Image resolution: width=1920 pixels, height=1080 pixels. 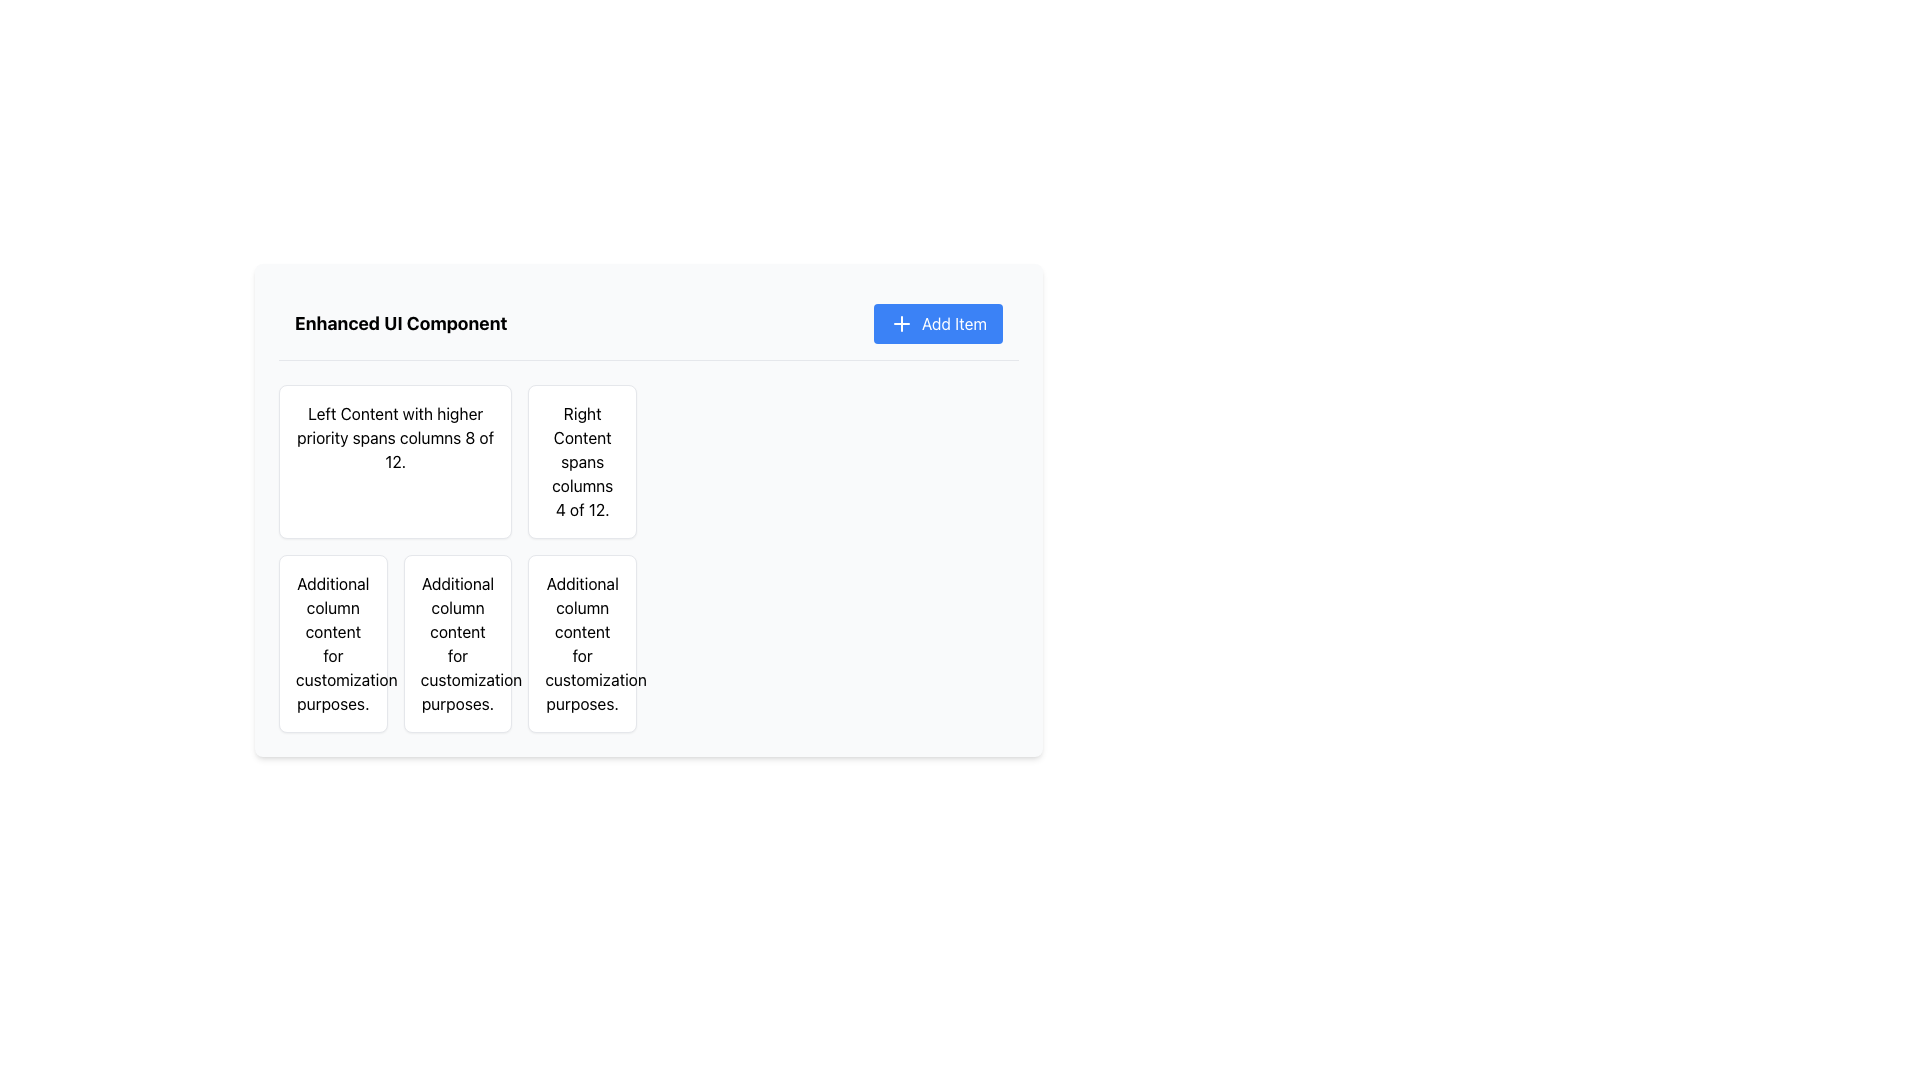 What do you see at coordinates (581, 462) in the screenshot?
I see `the text display element located in the right column of a two-column layout, which provides context about the content distribution` at bounding box center [581, 462].